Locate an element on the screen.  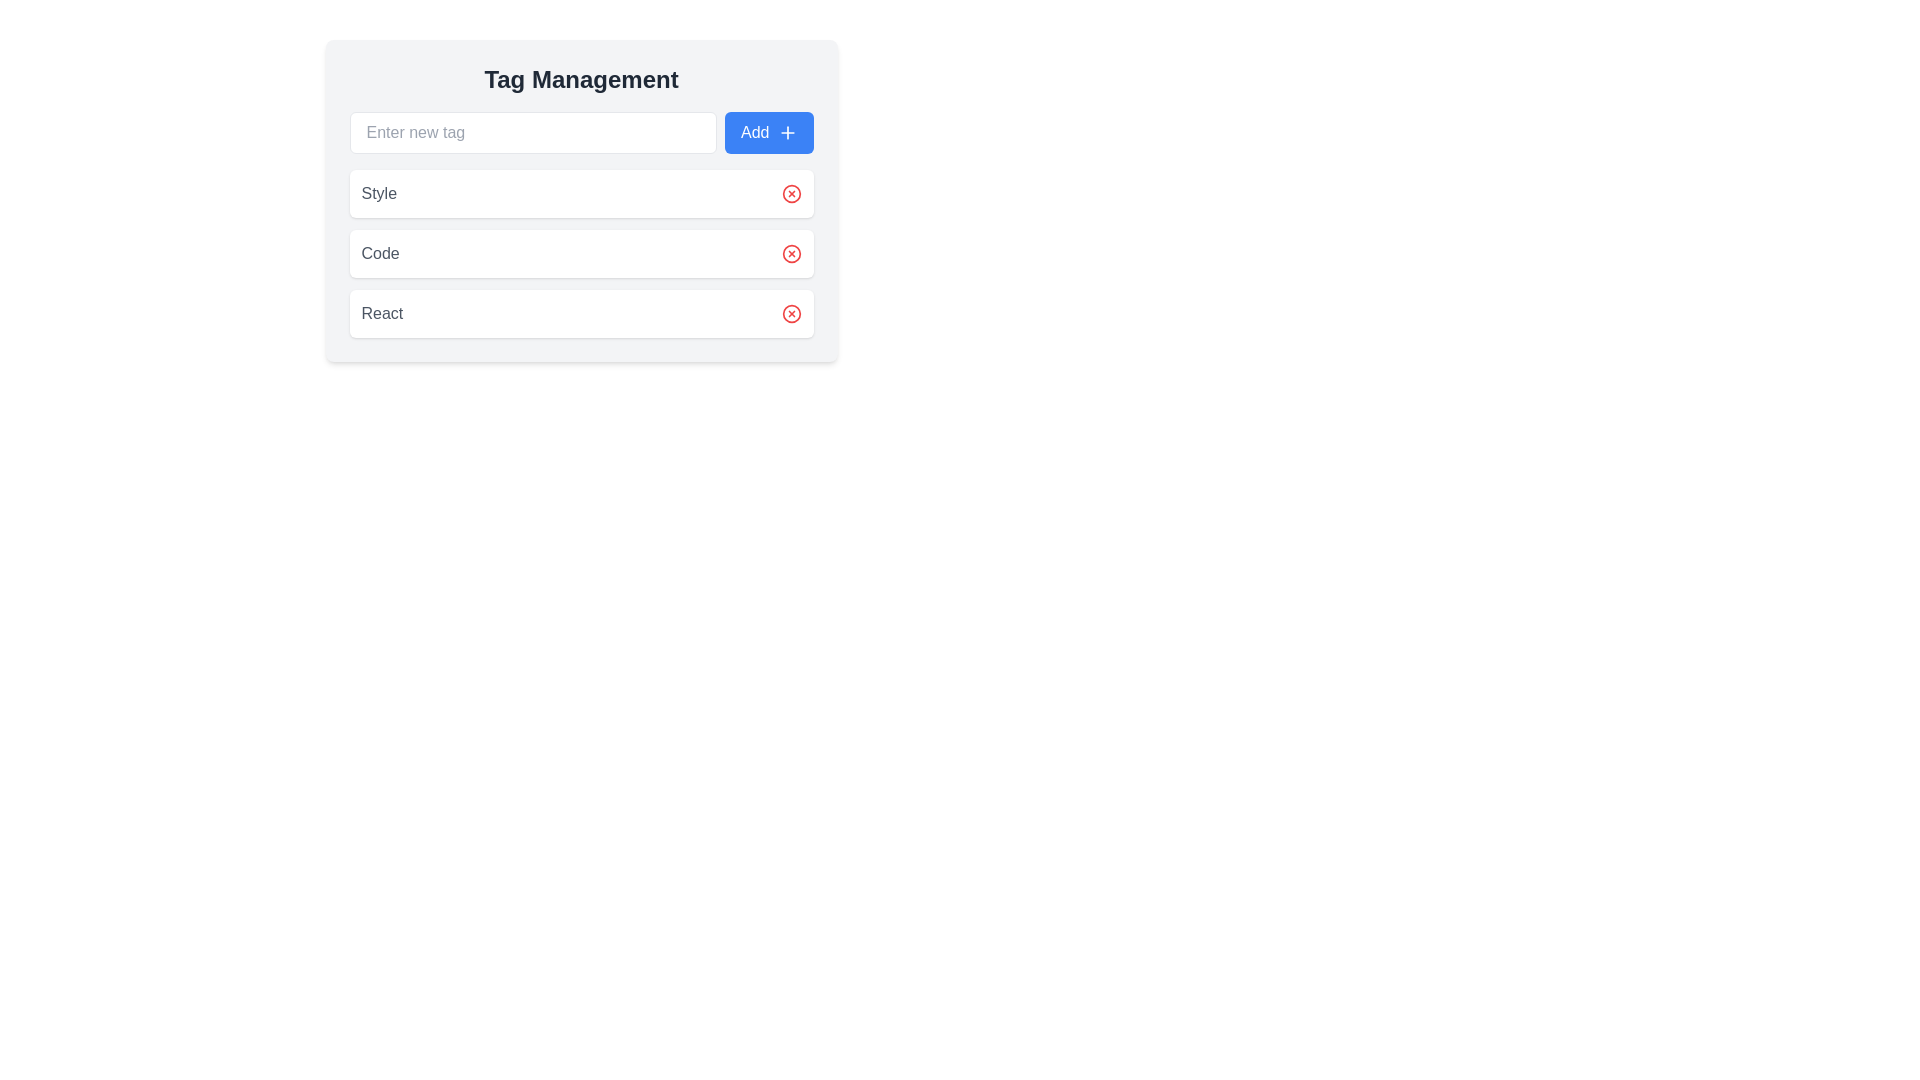
the delete button located to the right of the 'React' label in the third row of the list to initiate a delete action is located at coordinates (790, 313).